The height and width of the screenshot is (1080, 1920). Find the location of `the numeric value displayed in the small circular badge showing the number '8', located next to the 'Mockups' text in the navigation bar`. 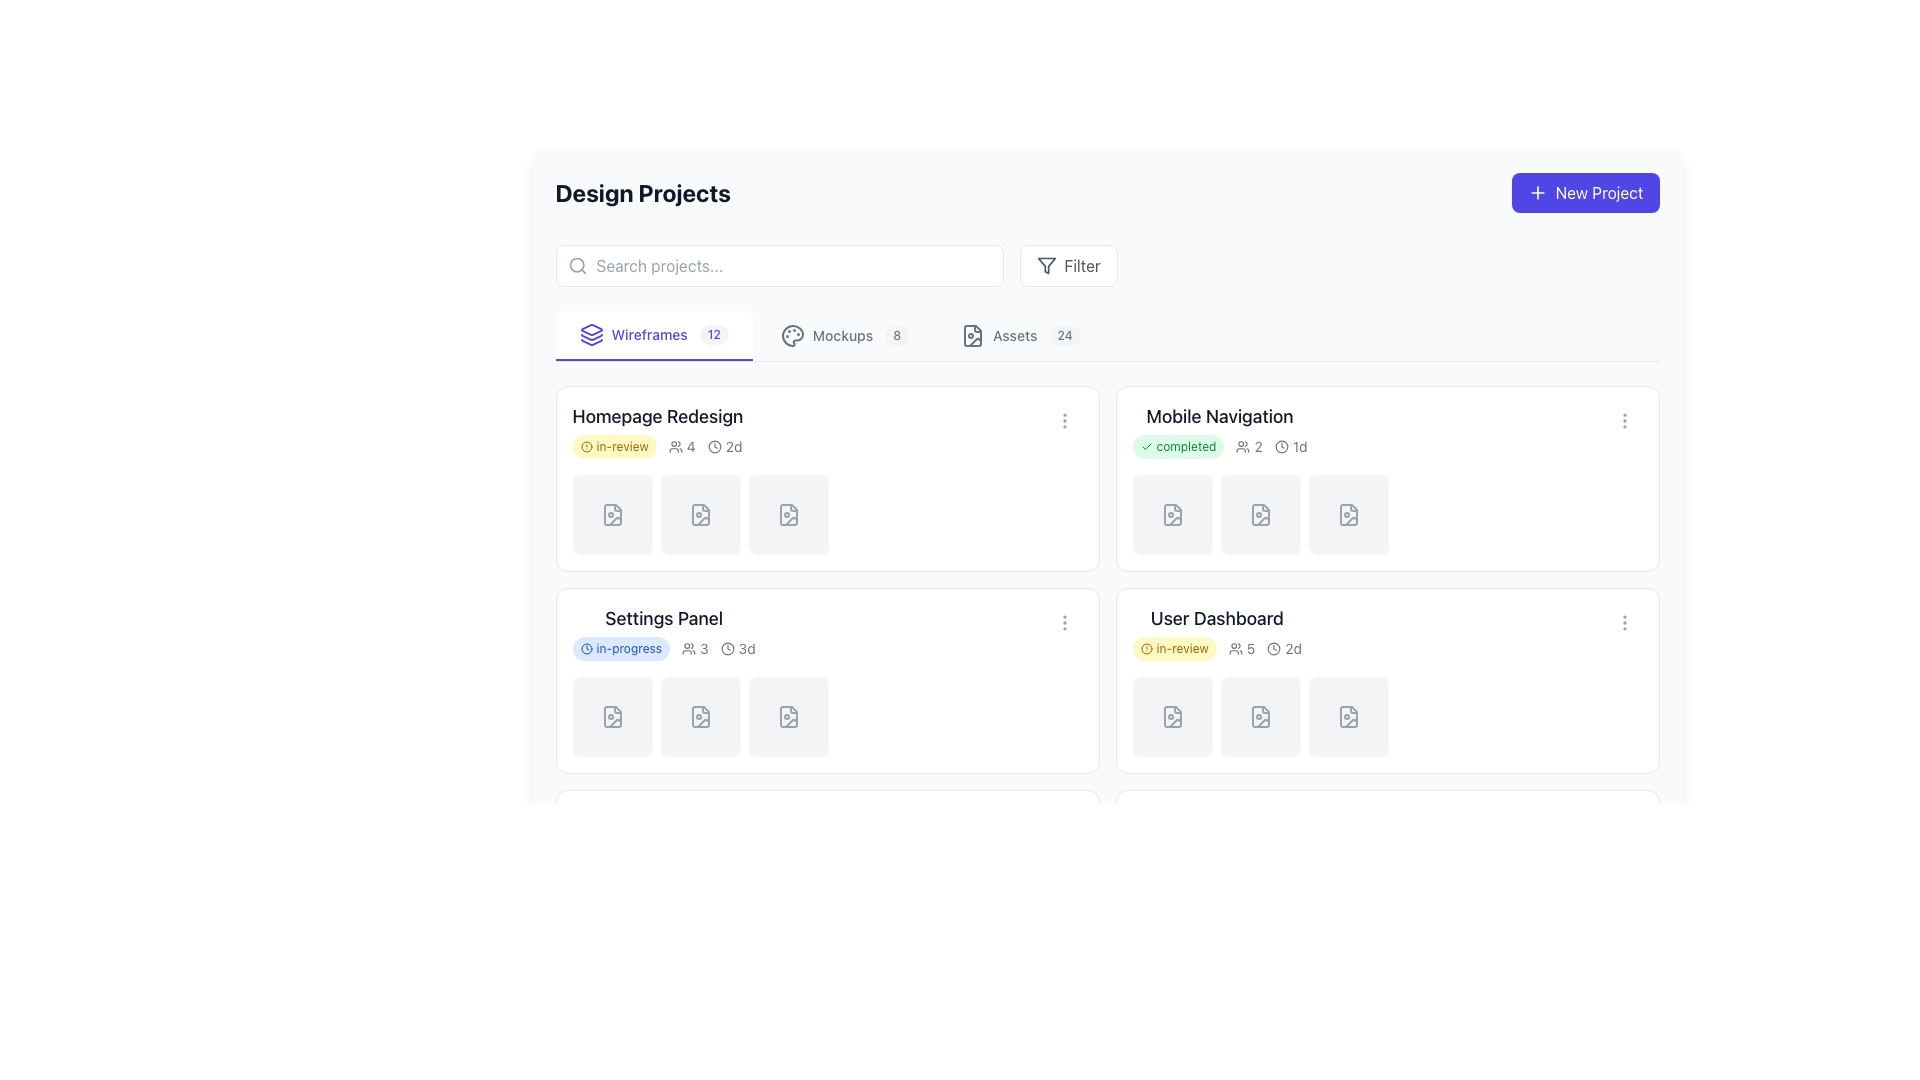

the numeric value displayed in the small circular badge showing the number '8', located next to the 'Mockups' text in the navigation bar is located at coordinates (896, 334).